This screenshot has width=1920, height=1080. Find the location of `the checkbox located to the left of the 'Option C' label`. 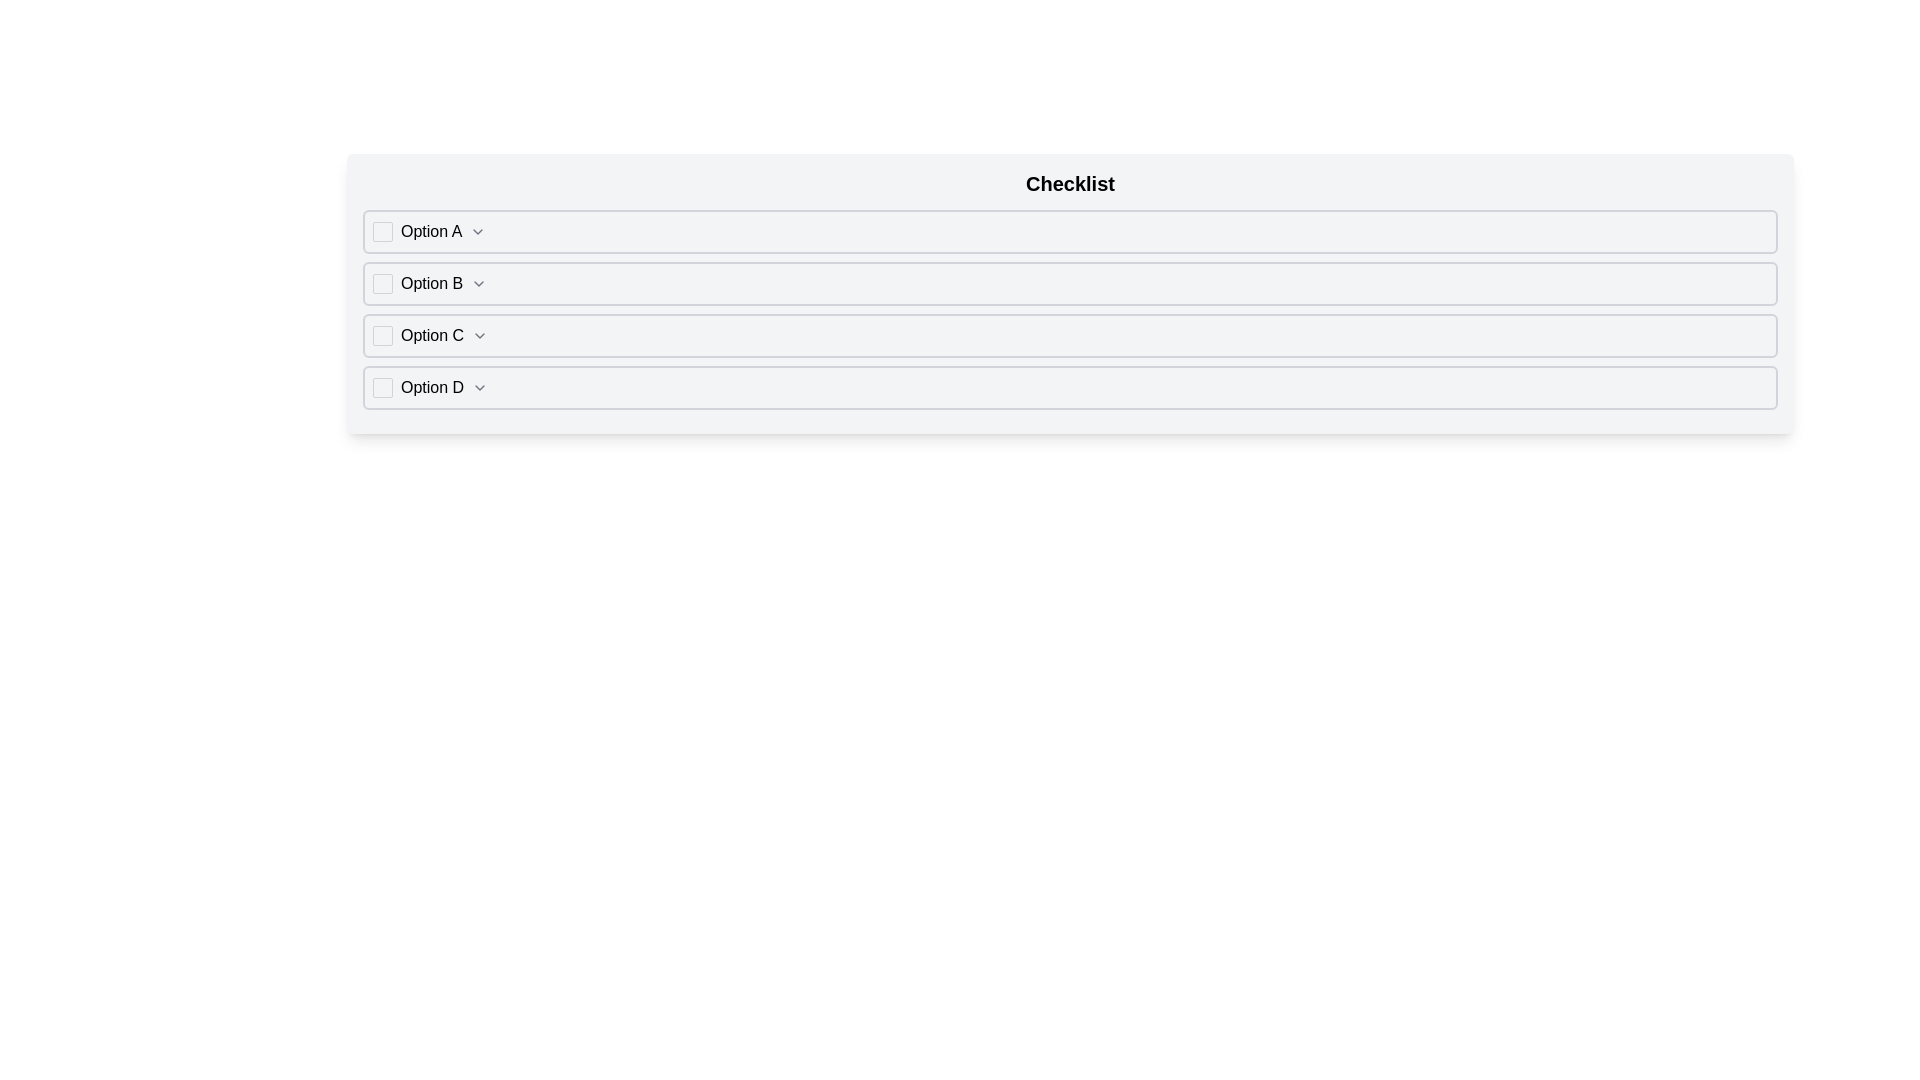

the checkbox located to the left of the 'Option C' label is located at coordinates (383, 334).